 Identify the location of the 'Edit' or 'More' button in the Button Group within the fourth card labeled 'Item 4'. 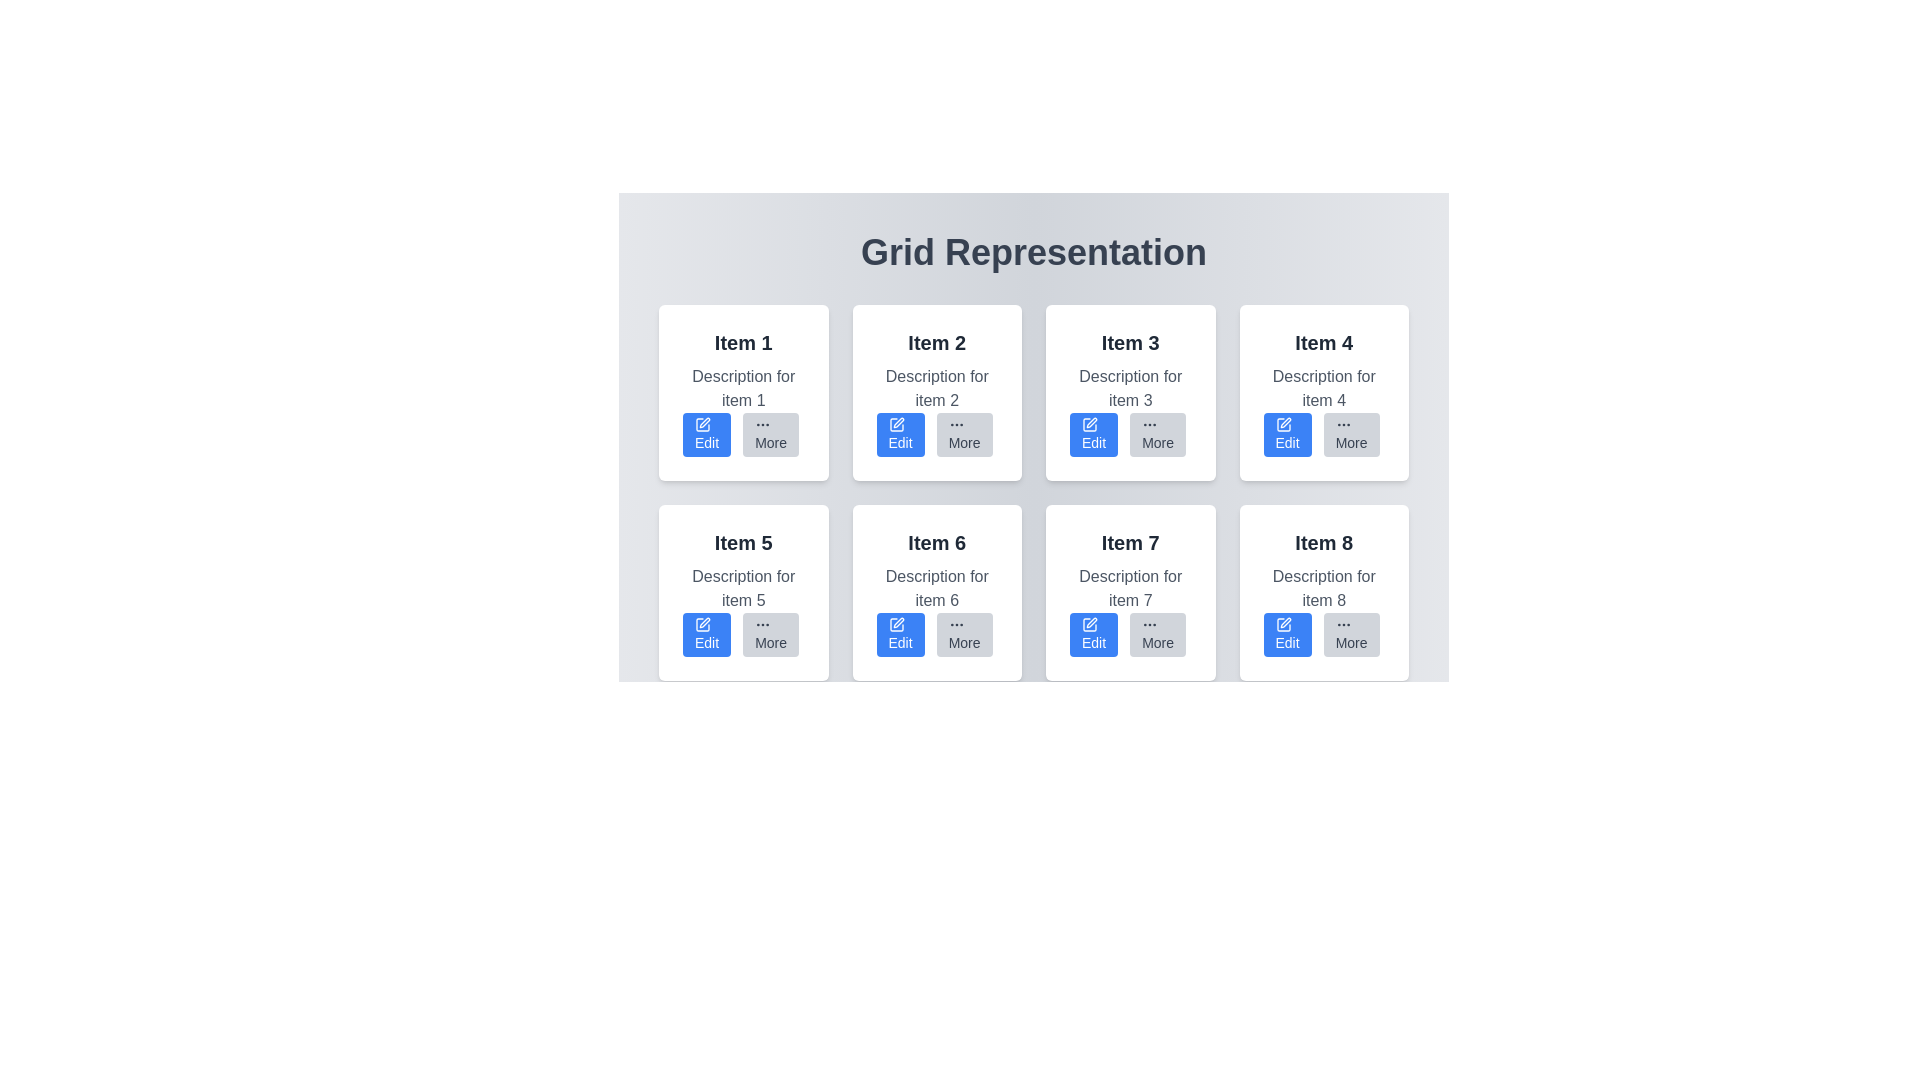
(1324, 434).